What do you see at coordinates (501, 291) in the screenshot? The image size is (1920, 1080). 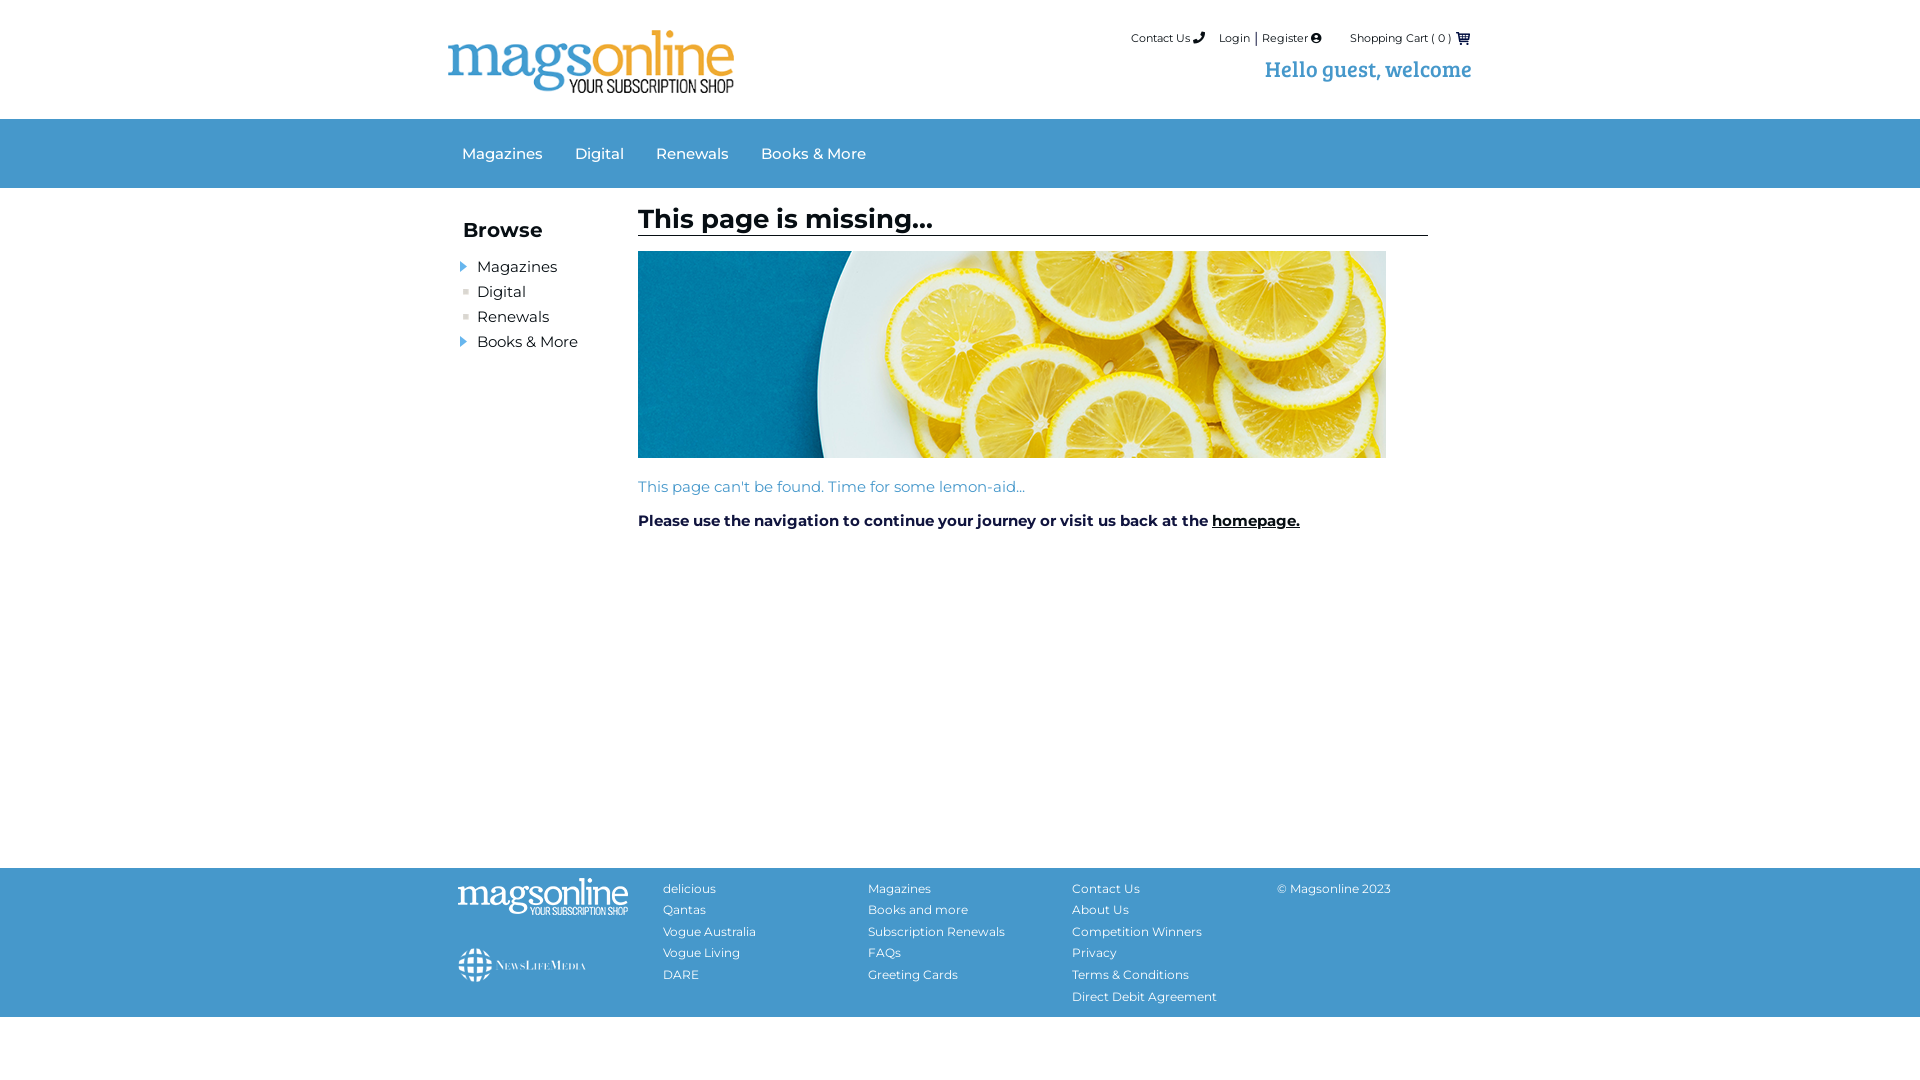 I see `'Digital'` at bounding box center [501, 291].